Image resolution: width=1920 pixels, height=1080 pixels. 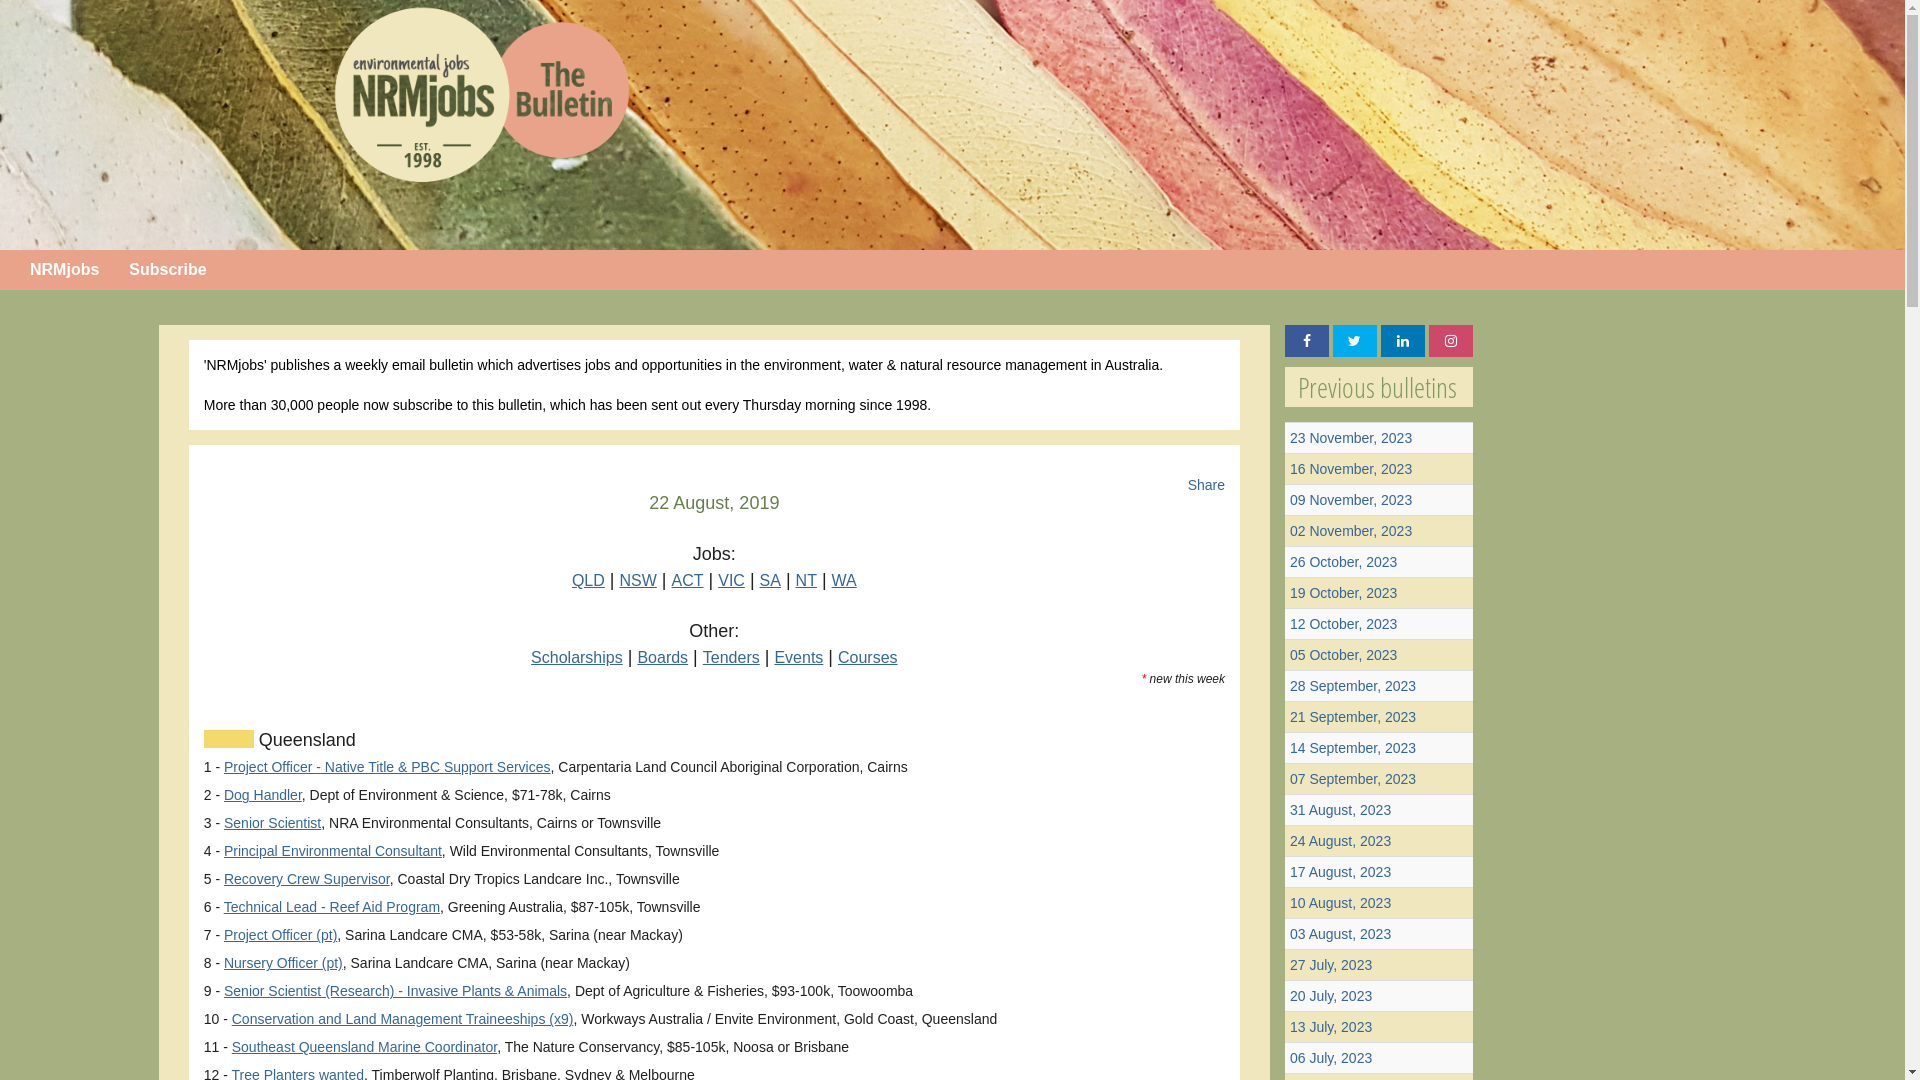 What do you see at coordinates (282, 962) in the screenshot?
I see `'Nursery Officer (pt)'` at bounding box center [282, 962].